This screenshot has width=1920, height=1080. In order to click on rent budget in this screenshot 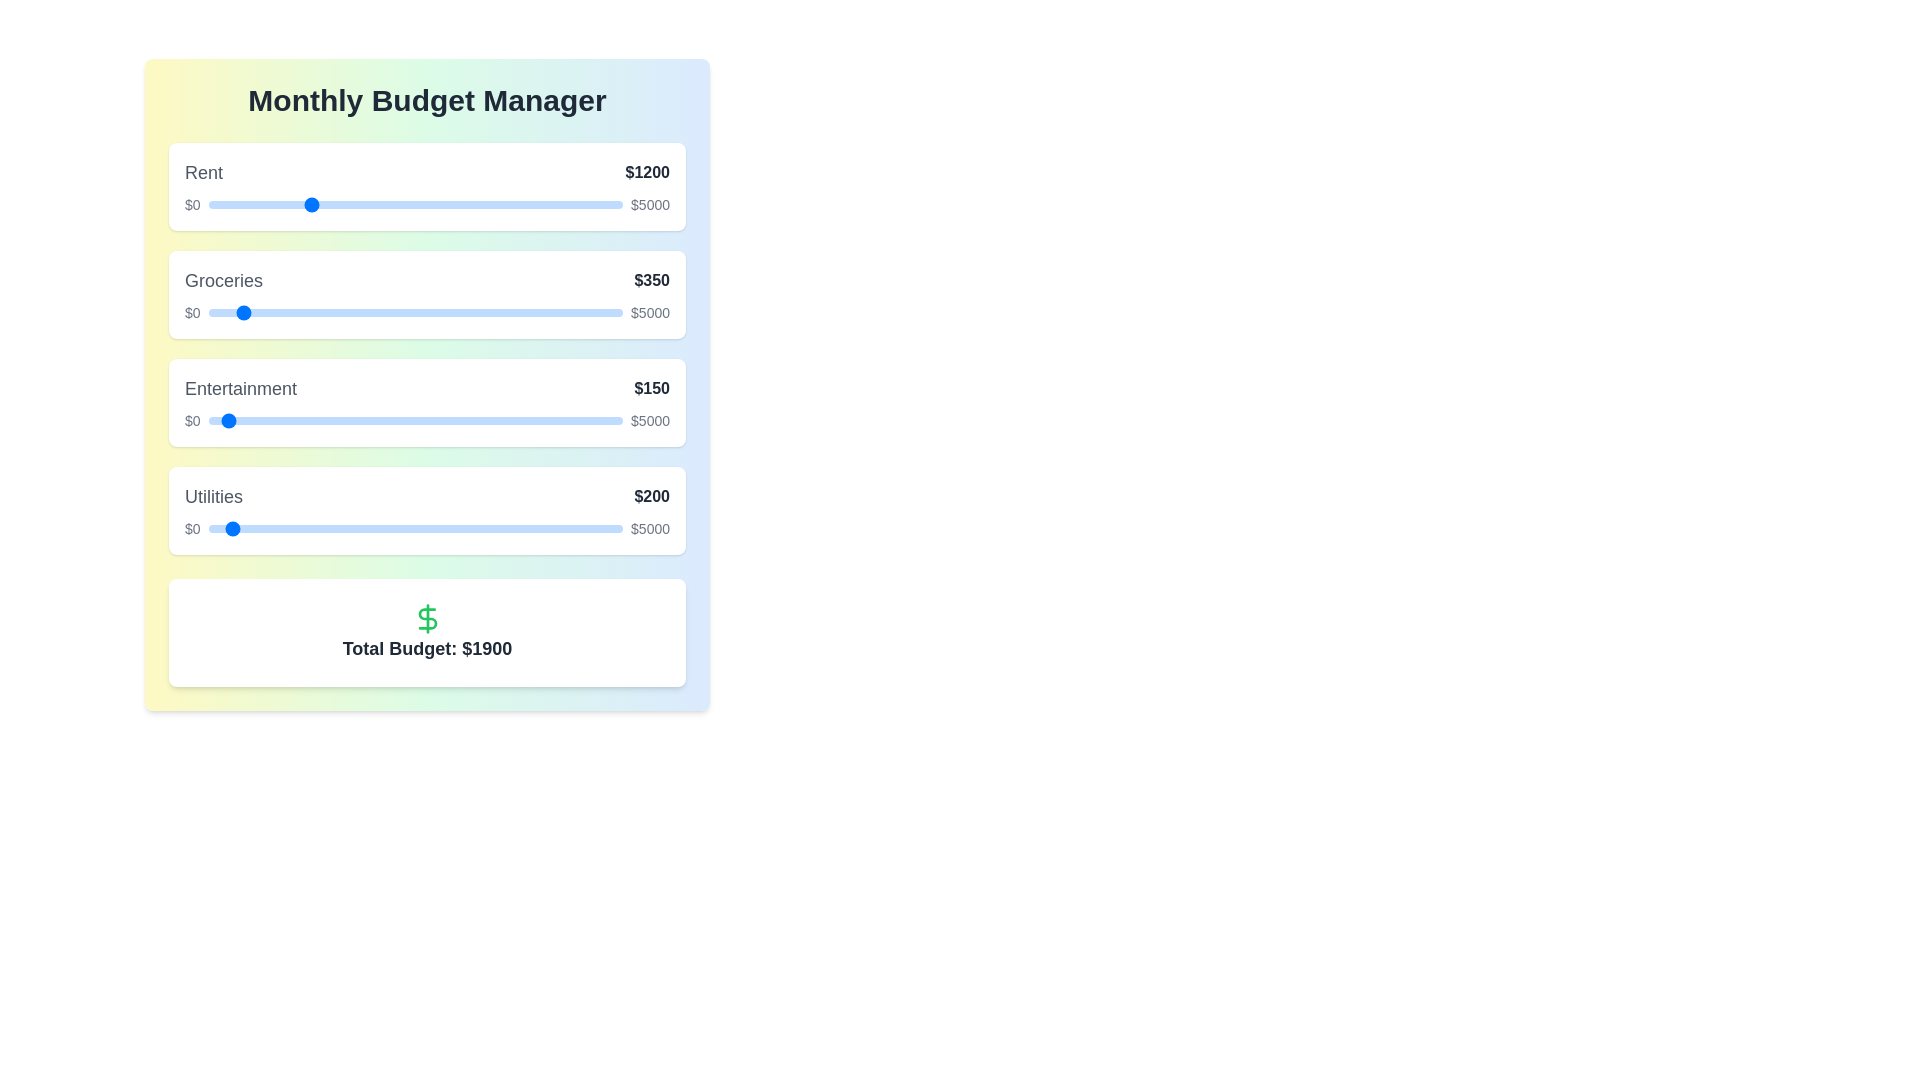, I will do `click(448, 204)`.